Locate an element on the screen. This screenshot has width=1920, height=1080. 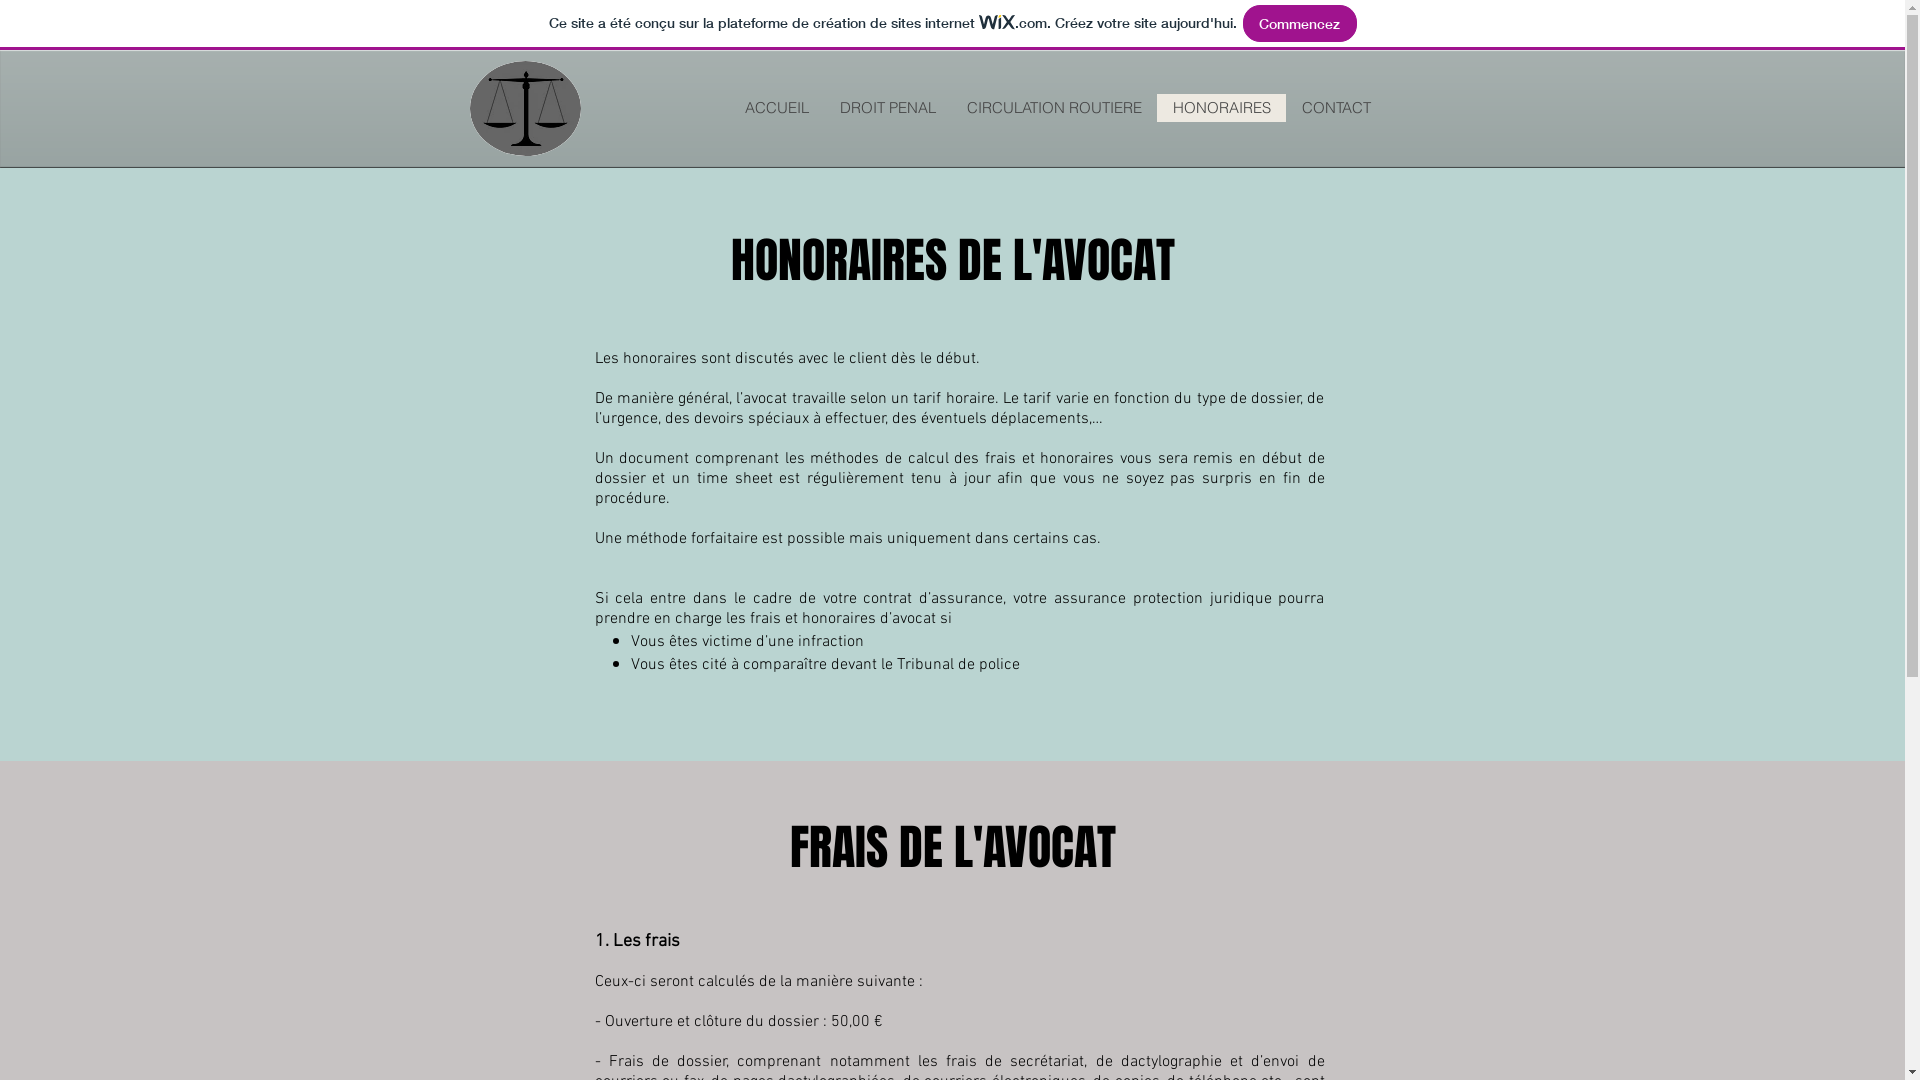
'DROIT PENAL' is located at coordinates (824, 108).